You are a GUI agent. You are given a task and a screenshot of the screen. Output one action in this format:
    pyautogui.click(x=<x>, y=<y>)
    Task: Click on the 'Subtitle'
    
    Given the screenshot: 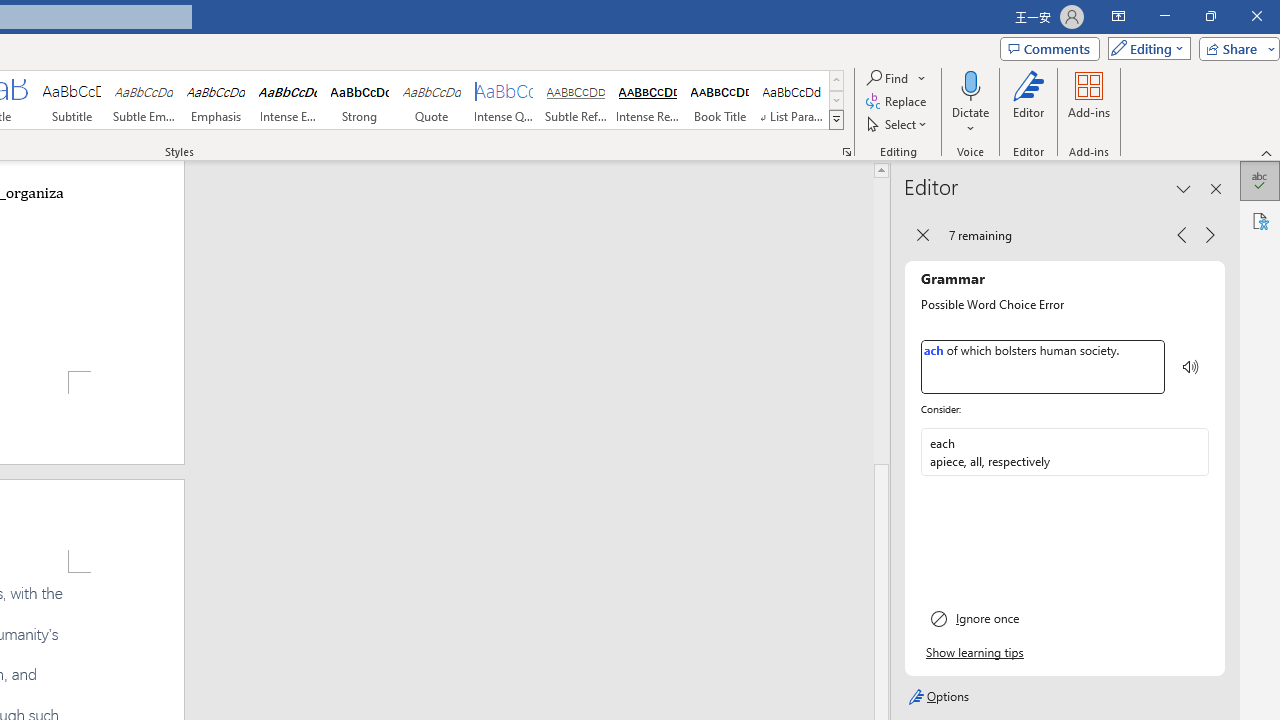 What is the action you would take?
    pyautogui.click(x=71, y=100)
    